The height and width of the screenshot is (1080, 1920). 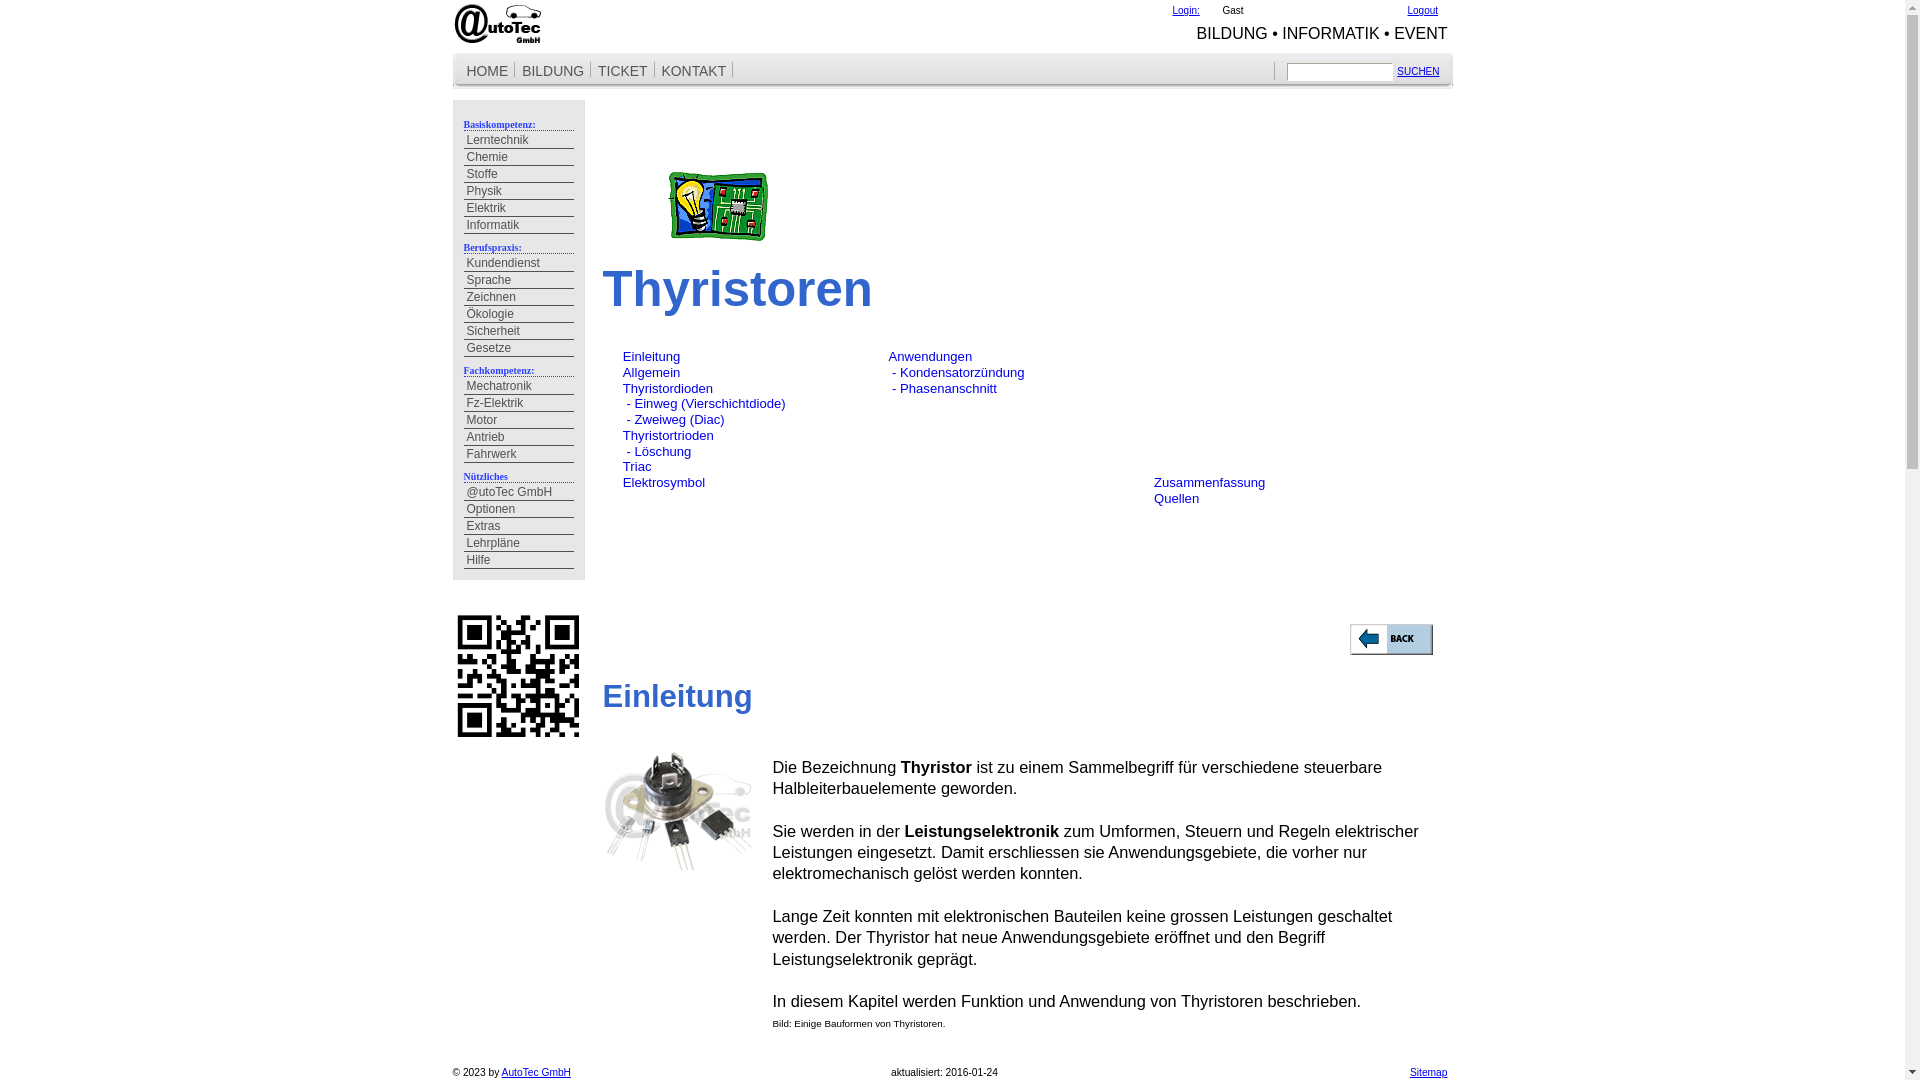 What do you see at coordinates (518, 347) in the screenshot?
I see `'Gesetze'` at bounding box center [518, 347].